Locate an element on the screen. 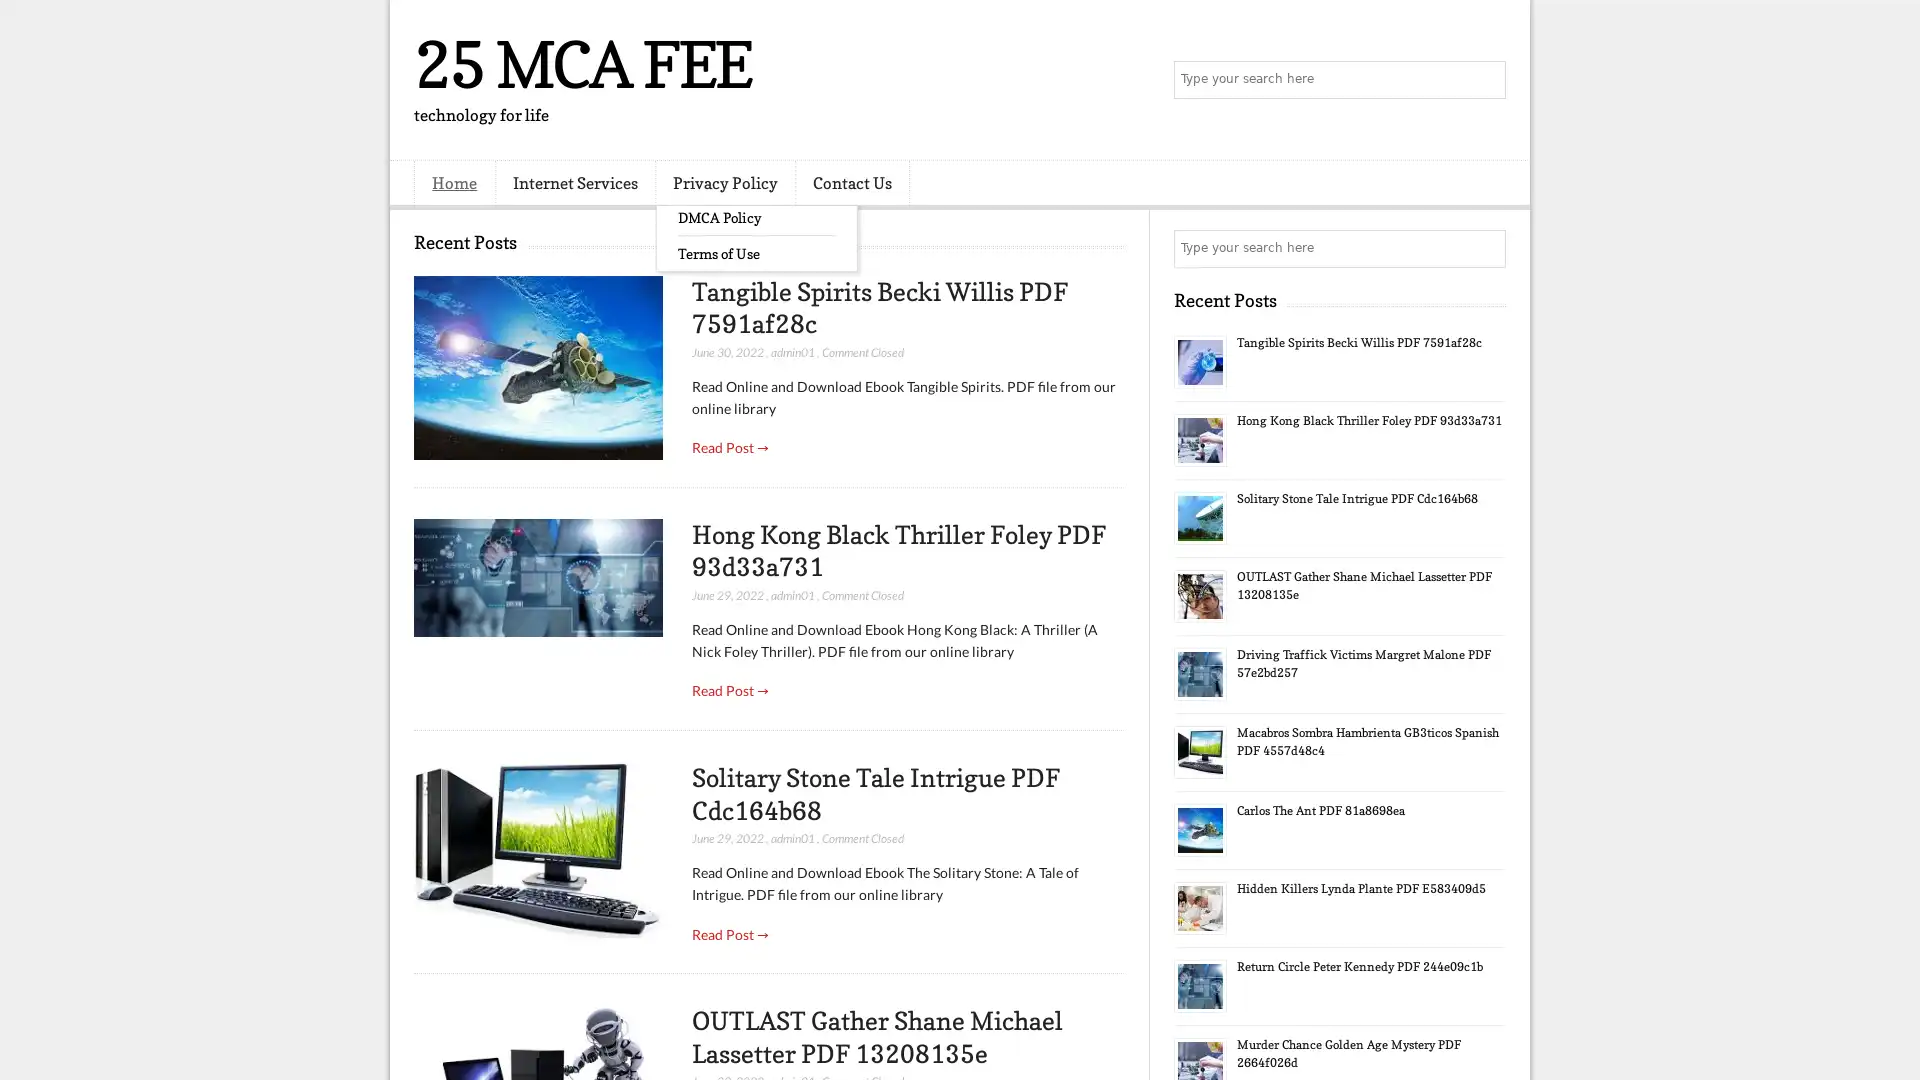  Search is located at coordinates (1485, 80).